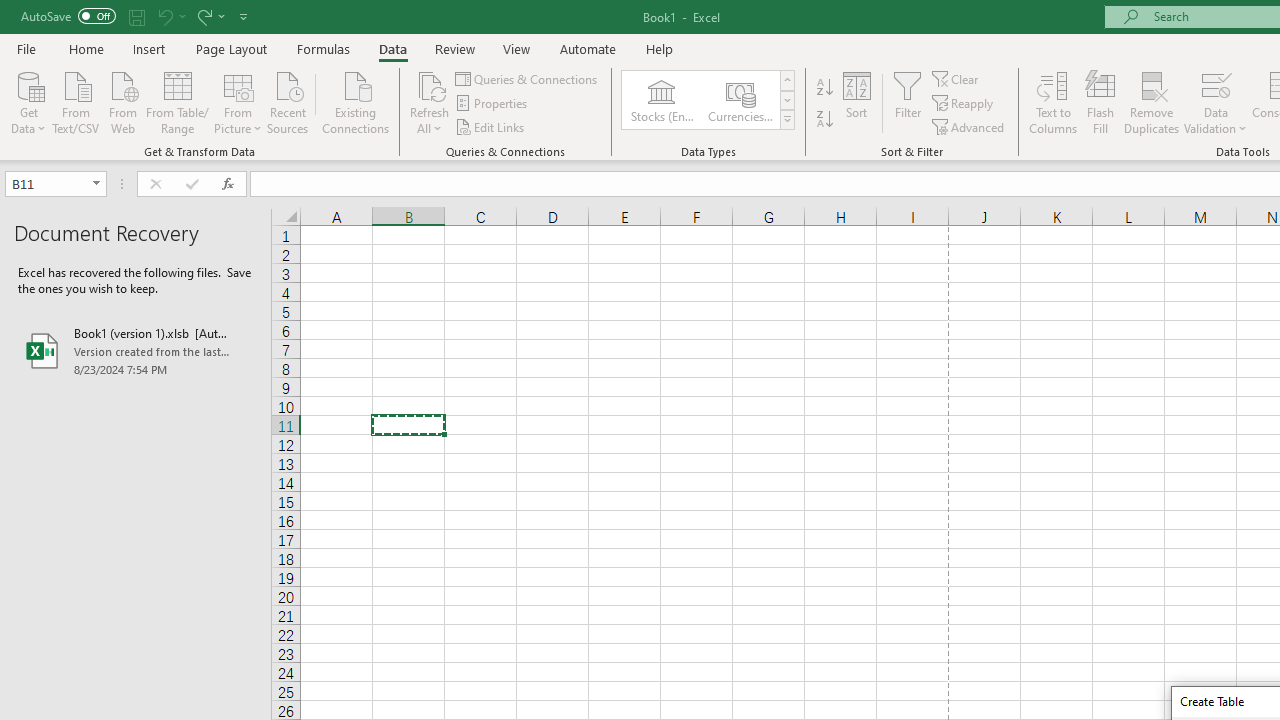 The image size is (1280, 720). What do you see at coordinates (824, 119) in the screenshot?
I see `'Sort Z to A'` at bounding box center [824, 119].